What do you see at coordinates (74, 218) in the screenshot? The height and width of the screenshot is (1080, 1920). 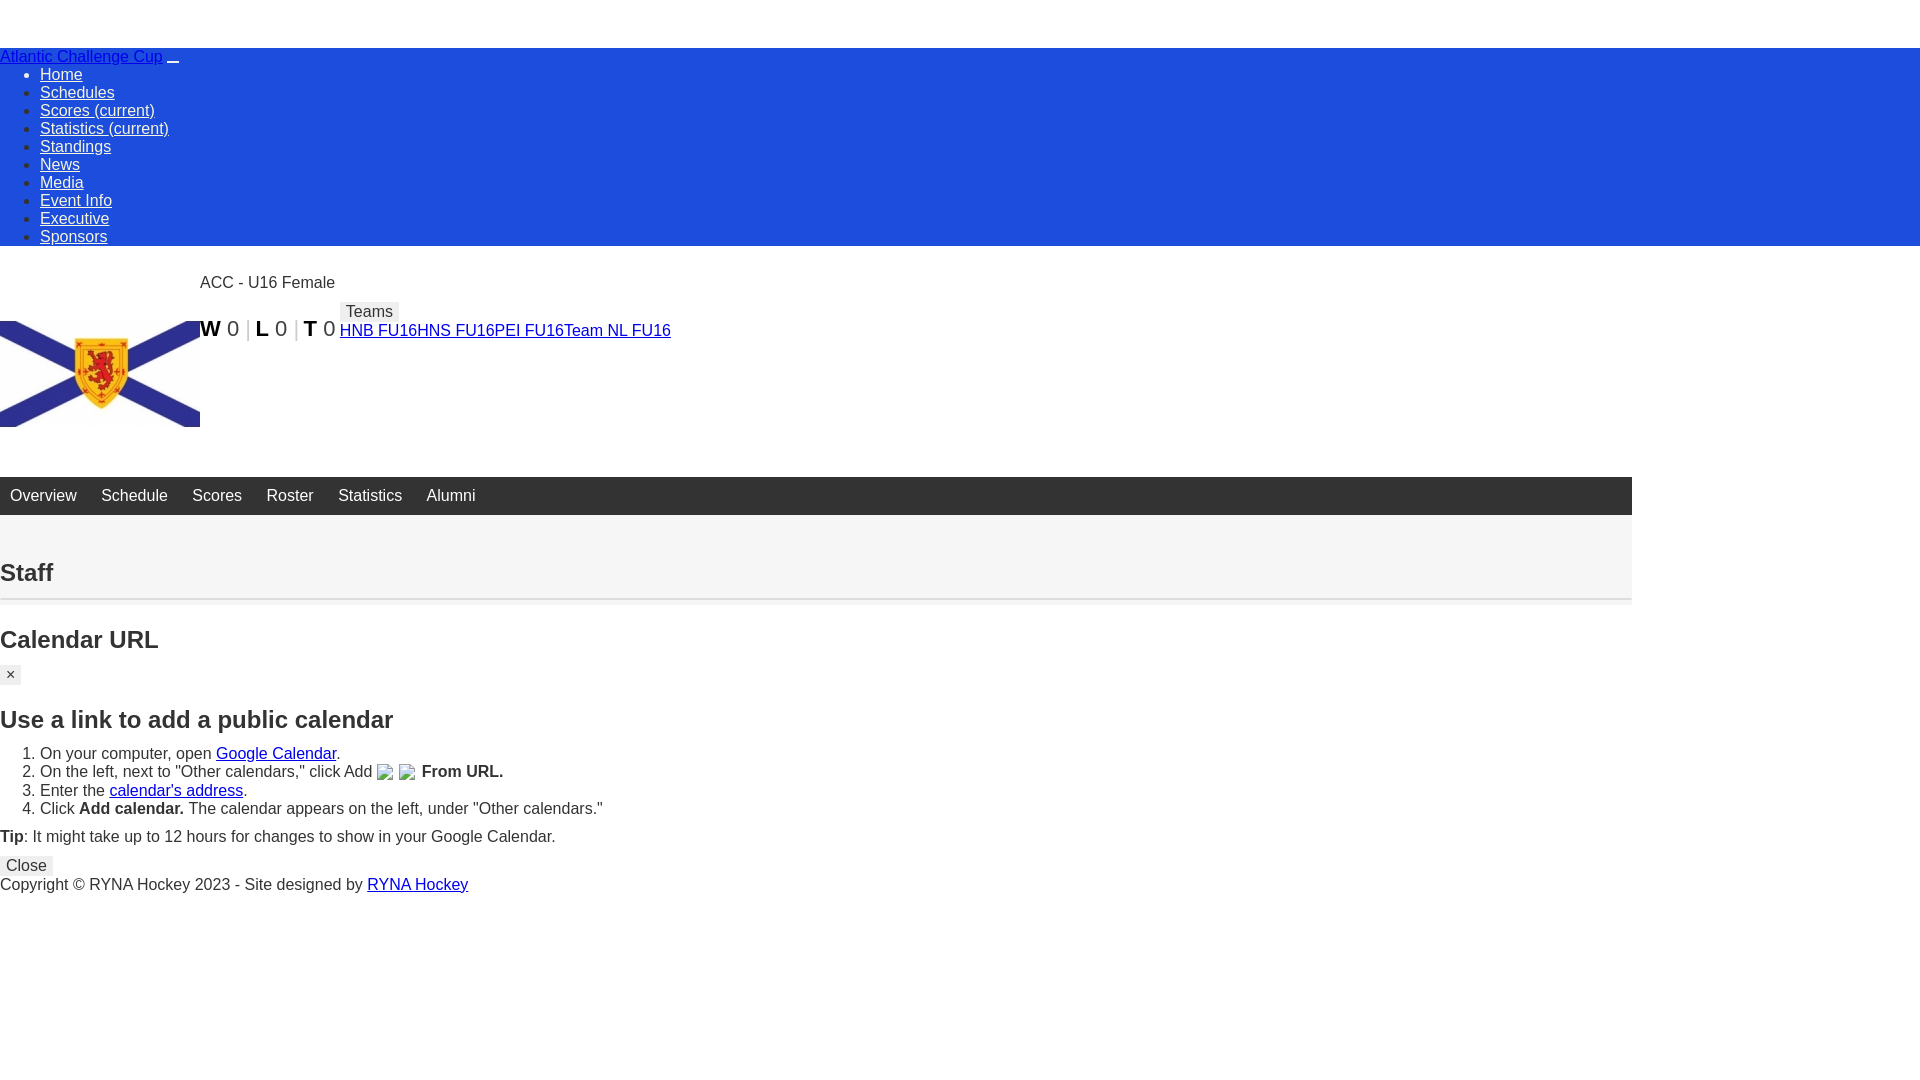 I see `'Executive'` at bounding box center [74, 218].